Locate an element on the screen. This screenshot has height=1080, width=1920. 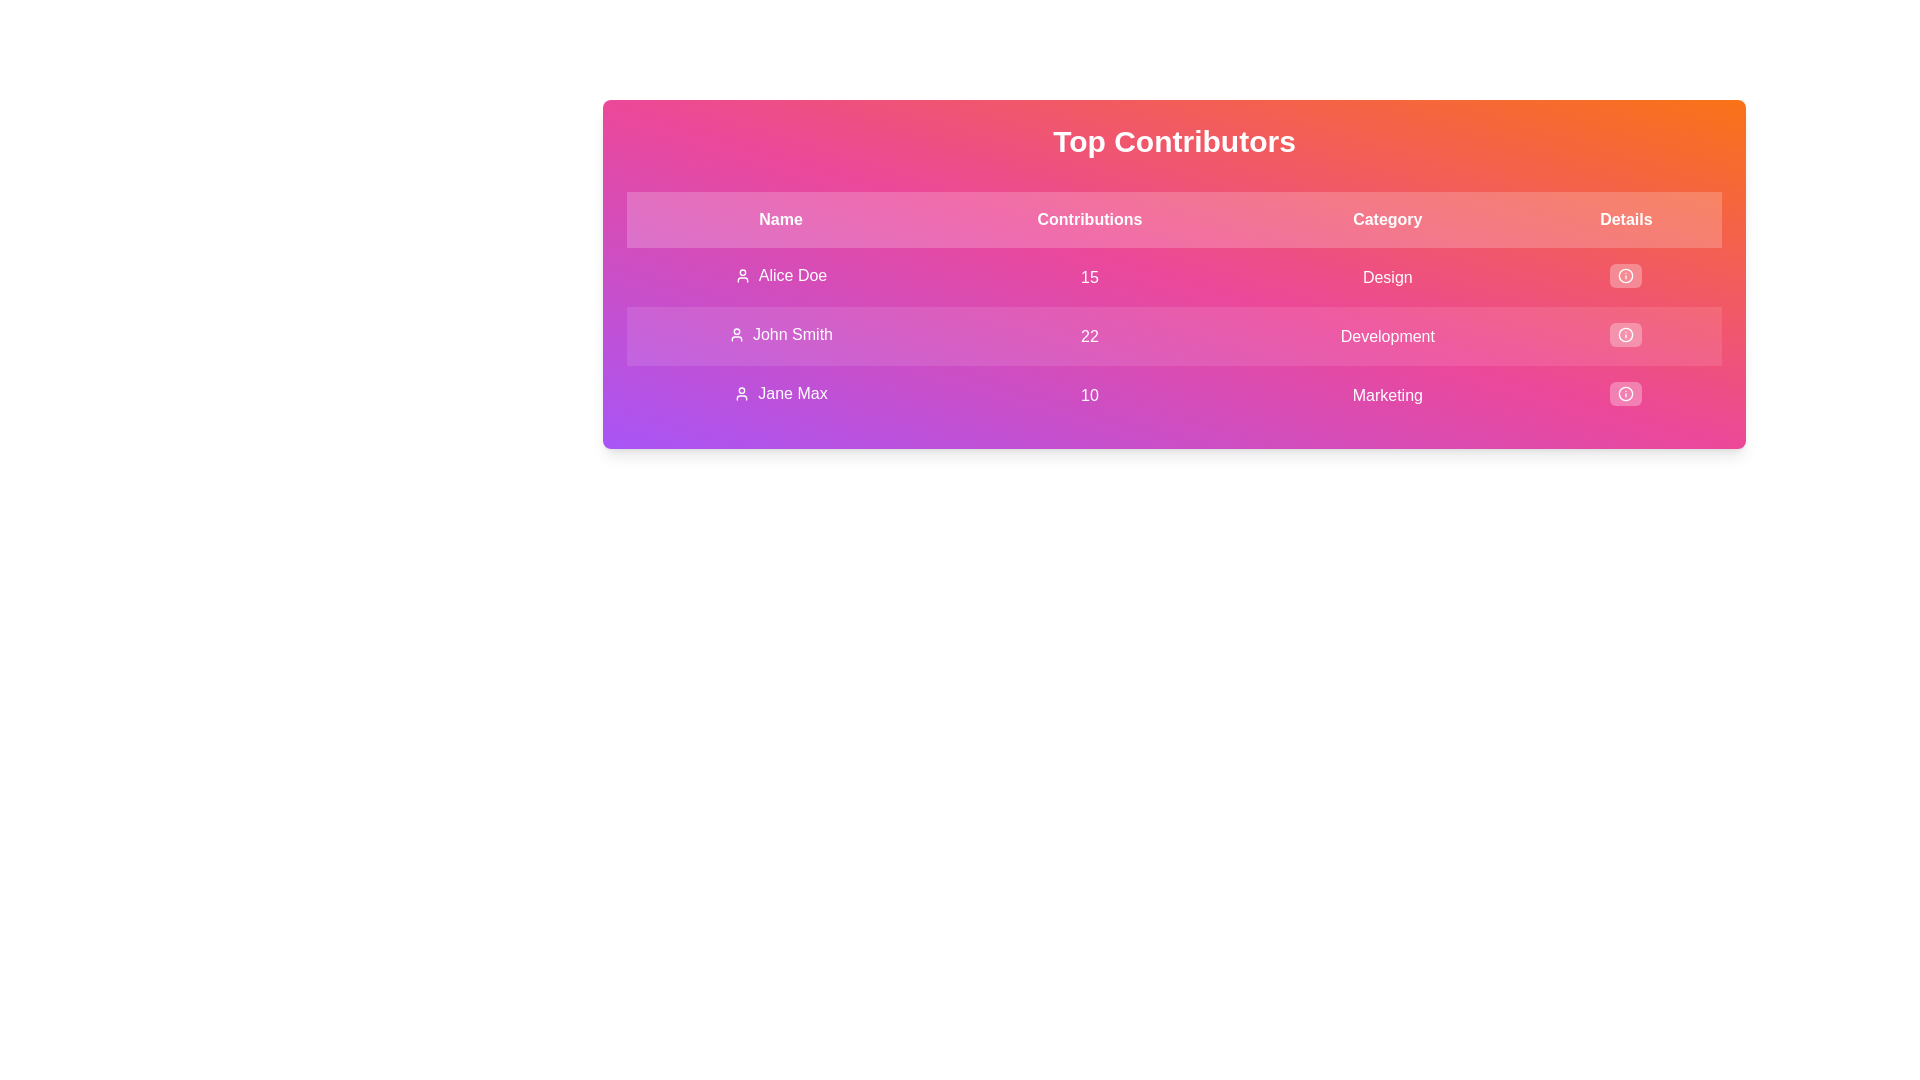
the information icon in the 'Details' column of the table corresponding to the 'Design' category is located at coordinates (1626, 276).